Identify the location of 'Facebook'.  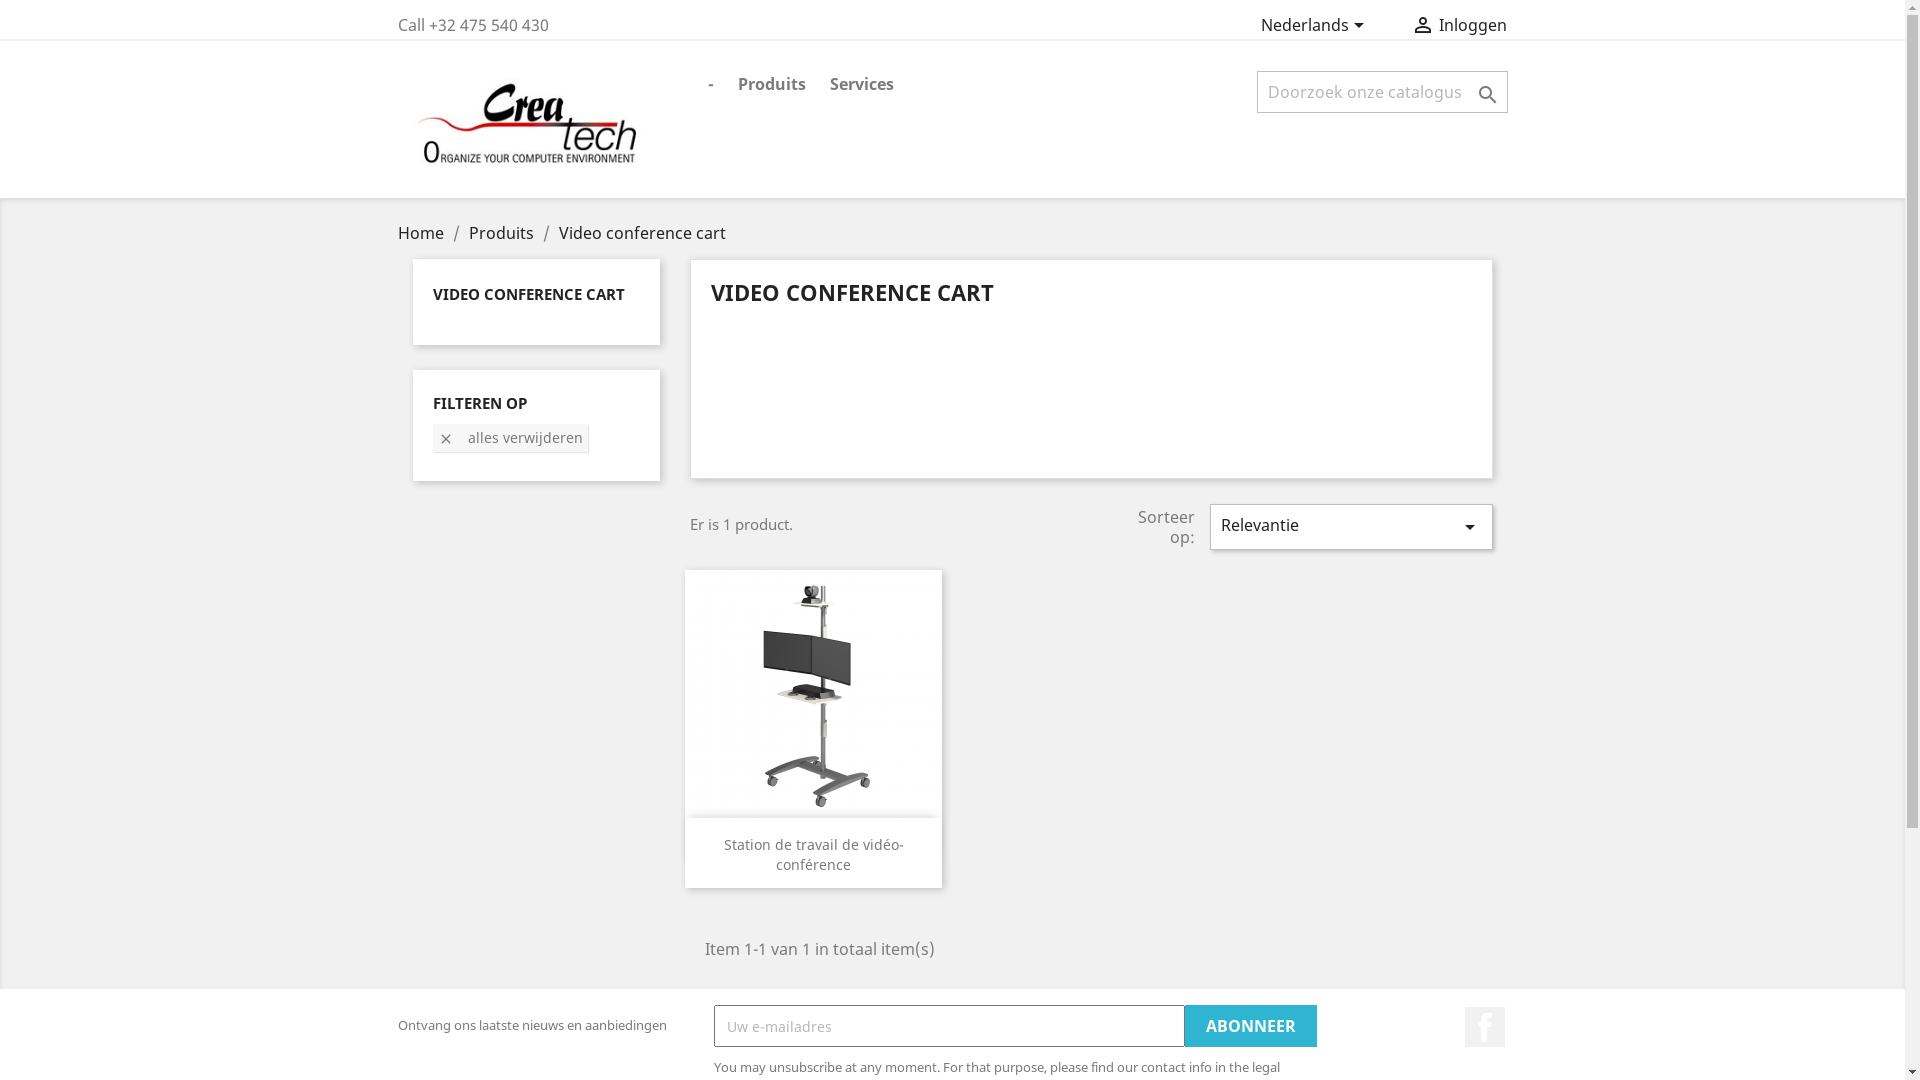
(1484, 1026).